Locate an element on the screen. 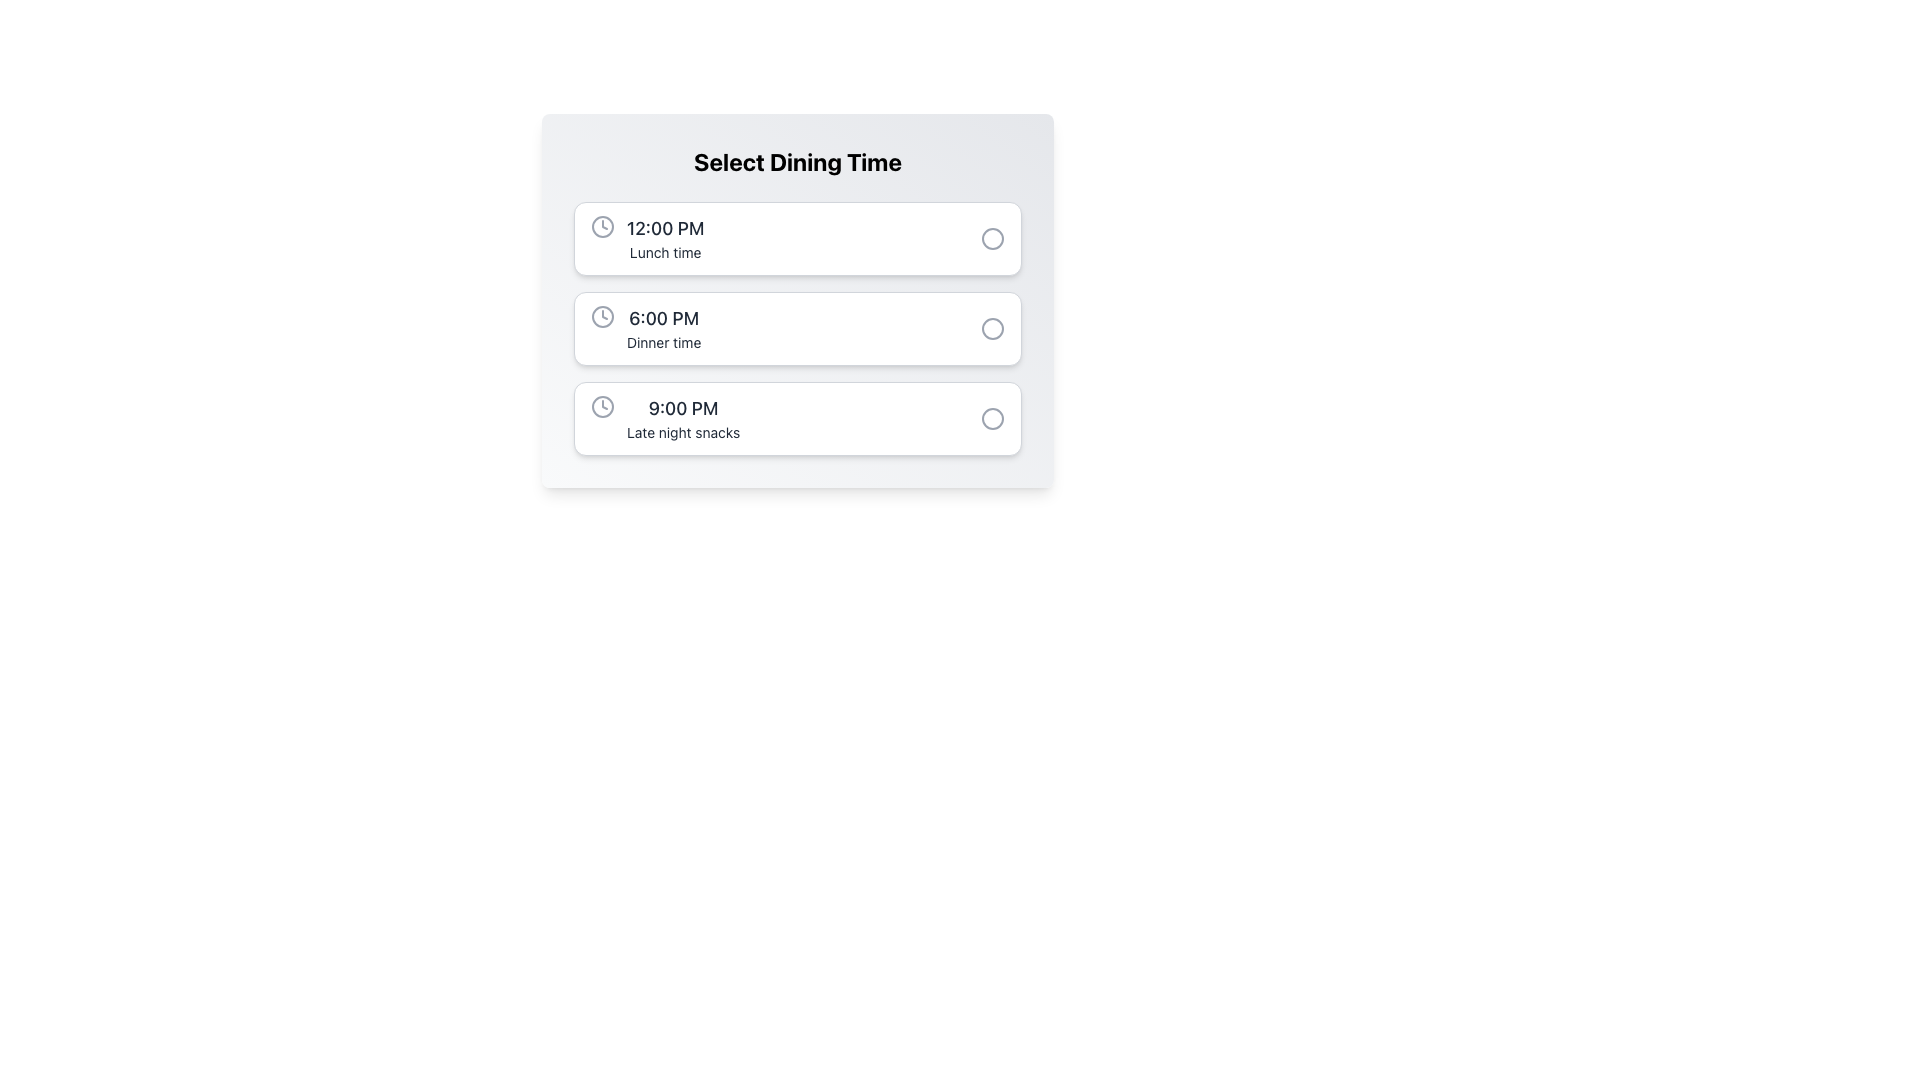 Image resolution: width=1920 pixels, height=1080 pixels. text label that displays 'Dinner time', which is styled in a smaller font and positioned below '6:00 PM' in the dining time options list is located at coordinates (664, 342).